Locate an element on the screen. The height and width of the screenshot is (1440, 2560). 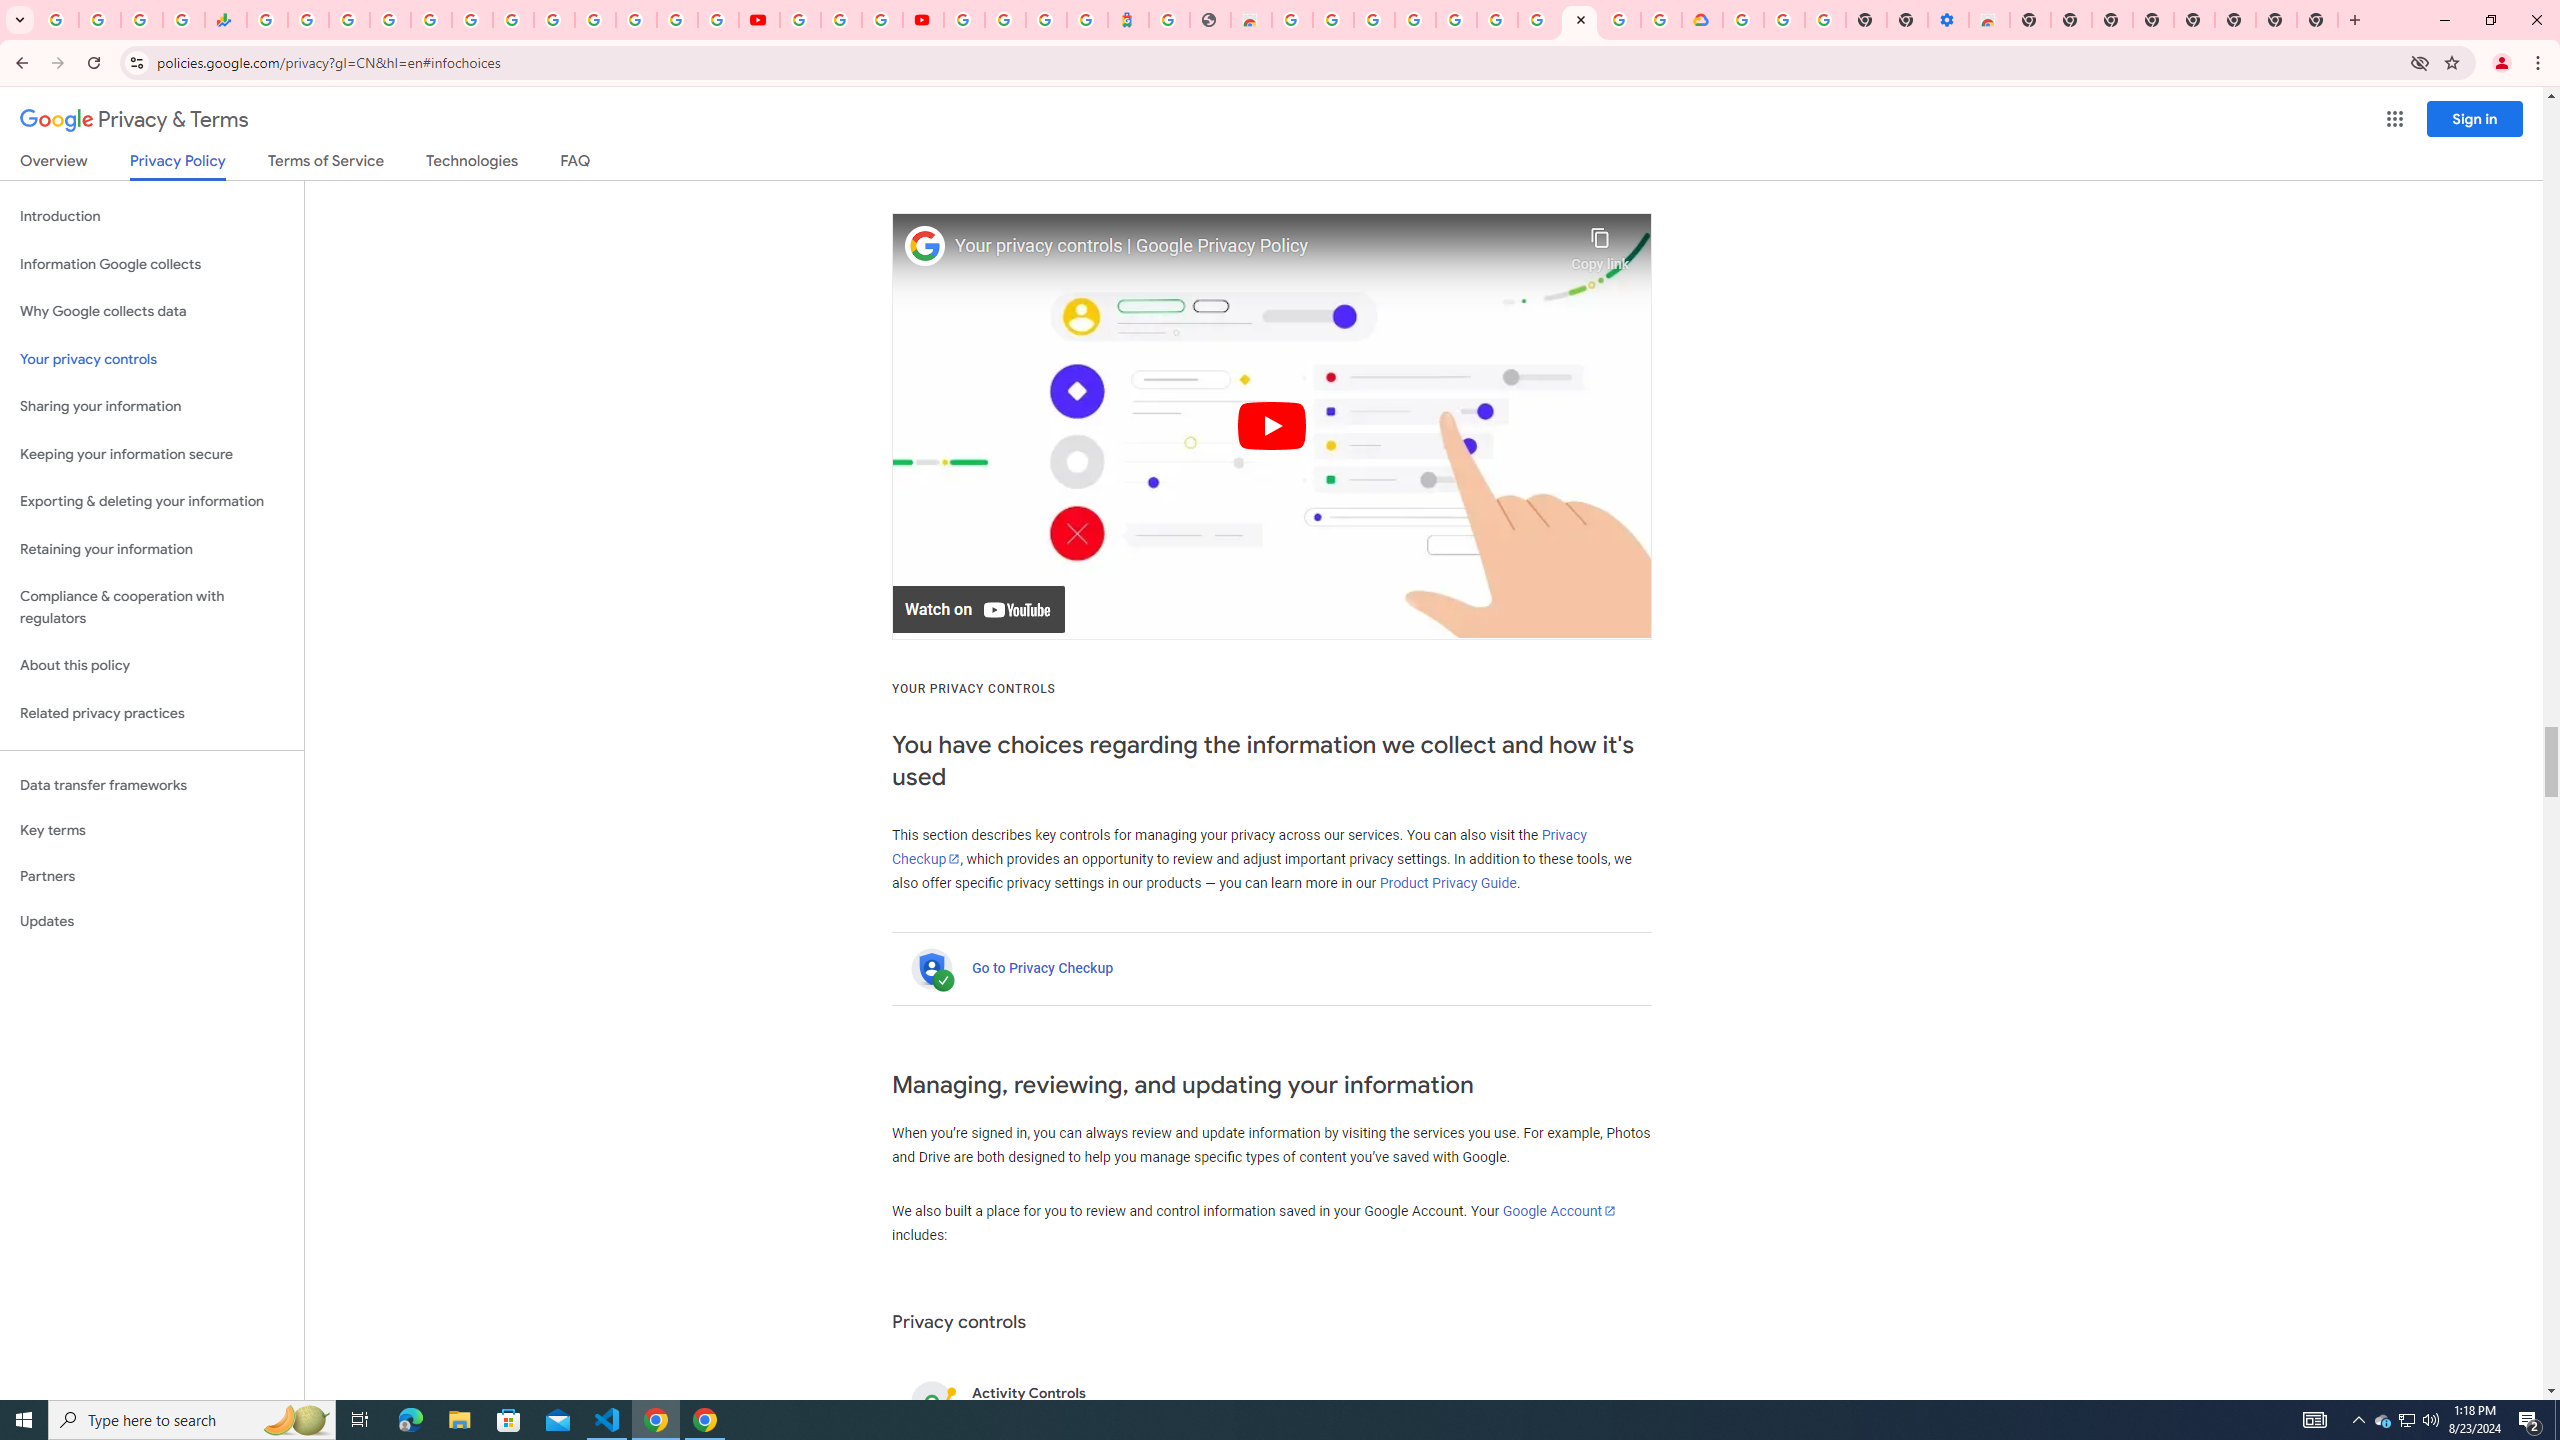
'Create your Google Account' is located at coordinates (880, 19).